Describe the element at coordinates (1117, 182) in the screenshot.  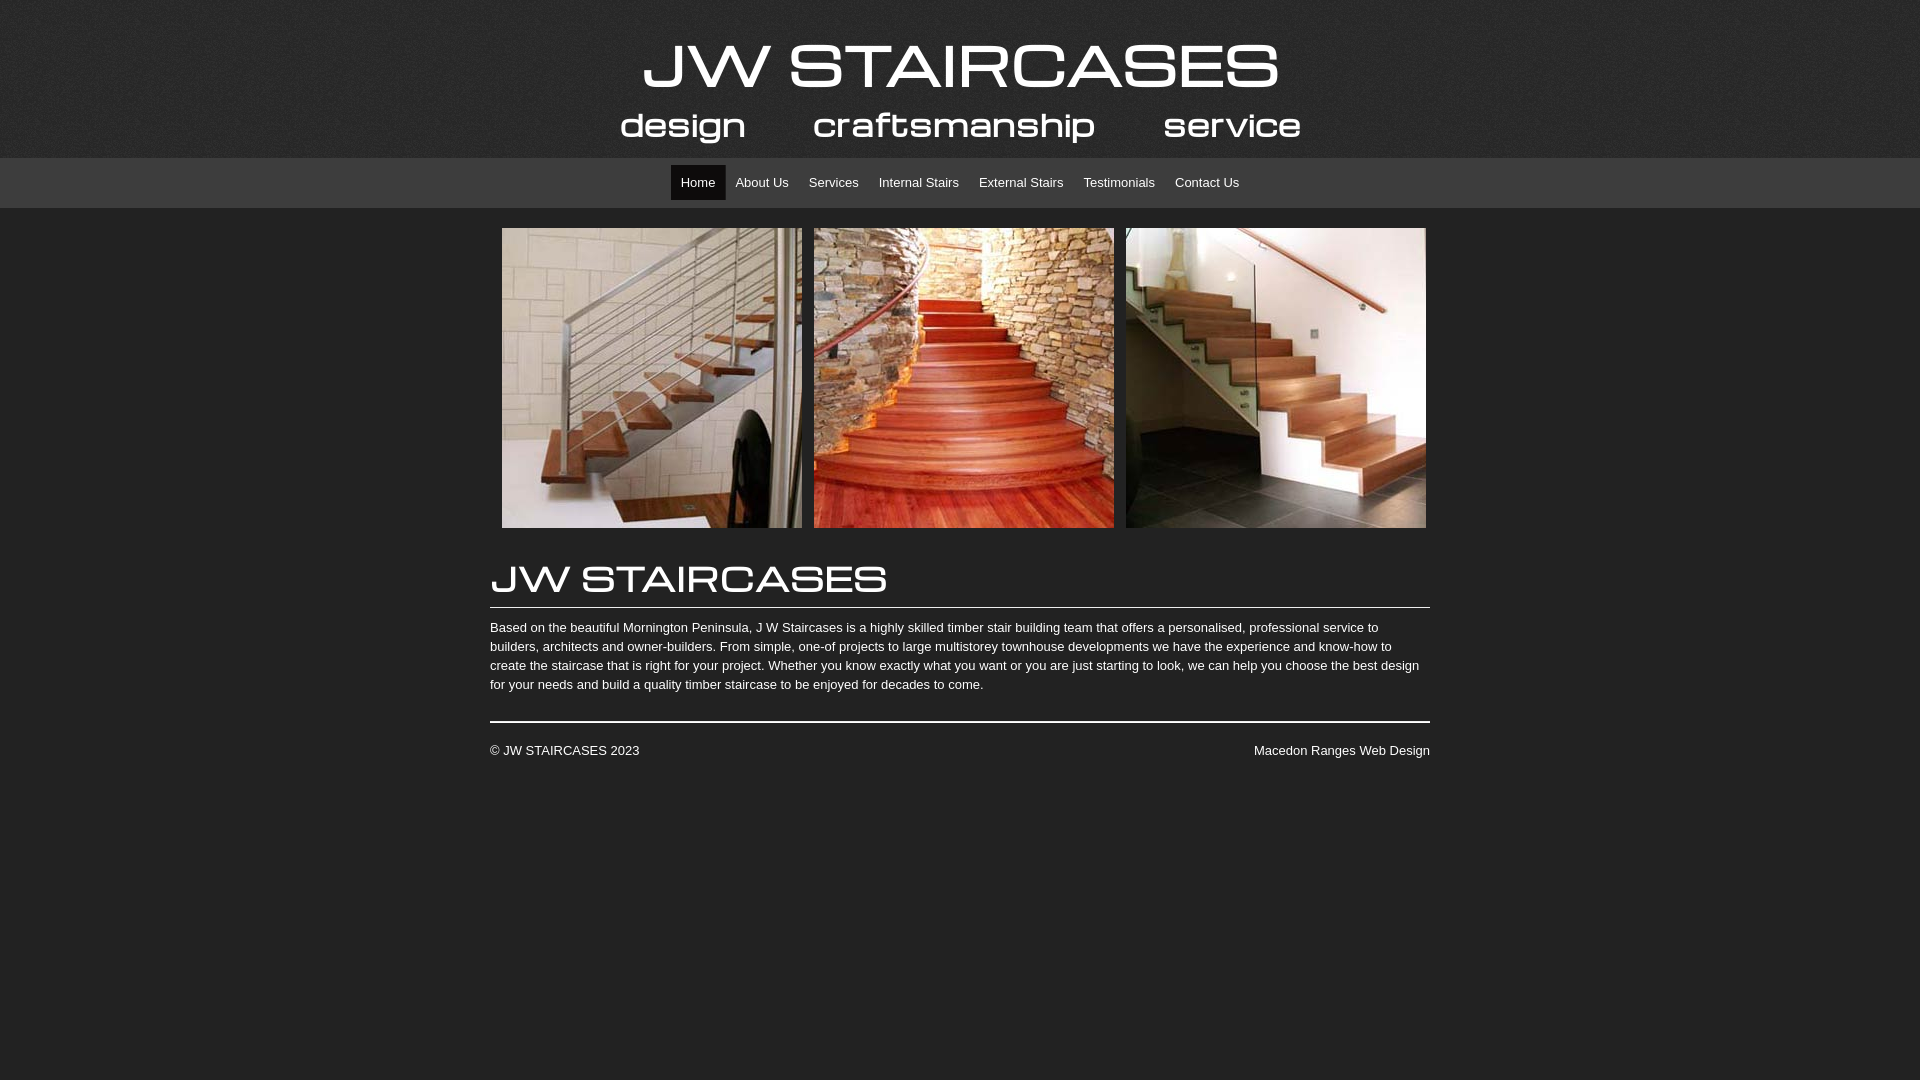
I see `'Testimonials'` at that location.